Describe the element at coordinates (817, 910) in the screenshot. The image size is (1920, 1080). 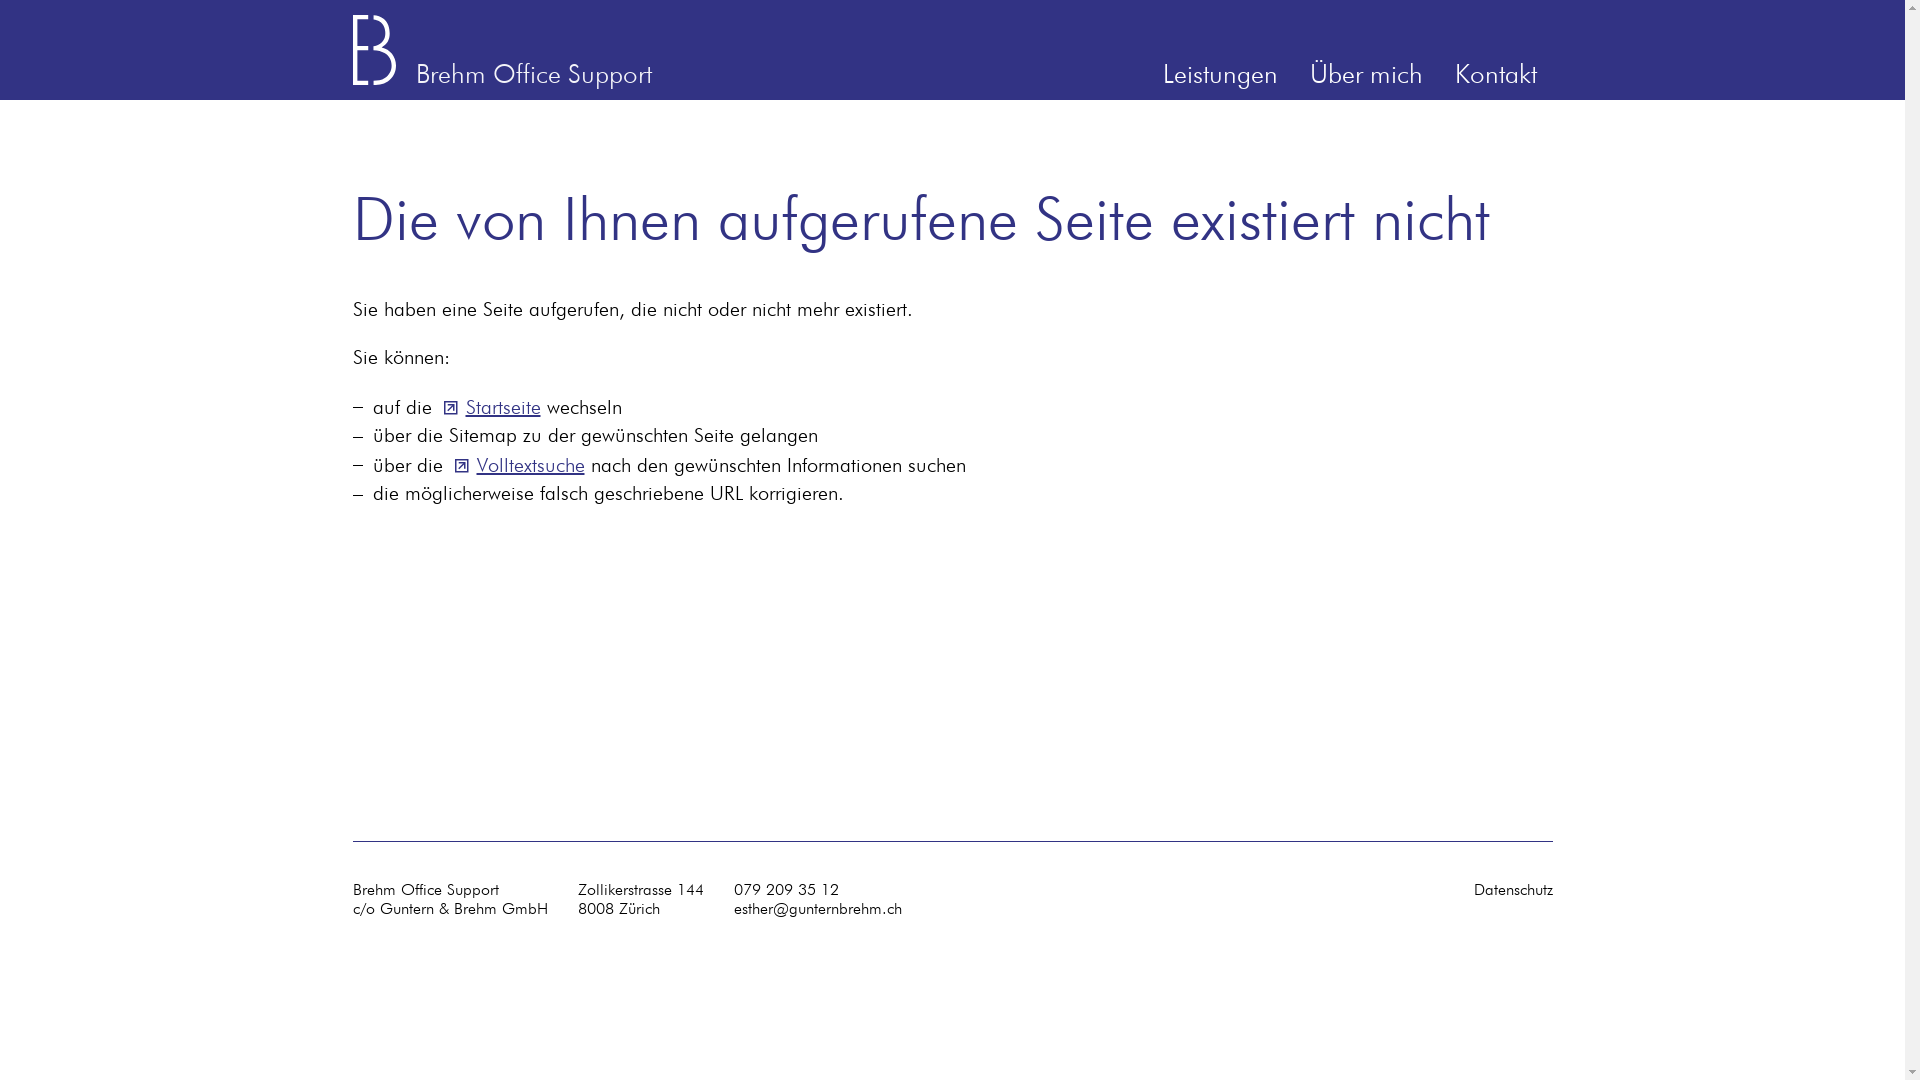
I see `'esther@gunternbrehm.ch'` at that location.